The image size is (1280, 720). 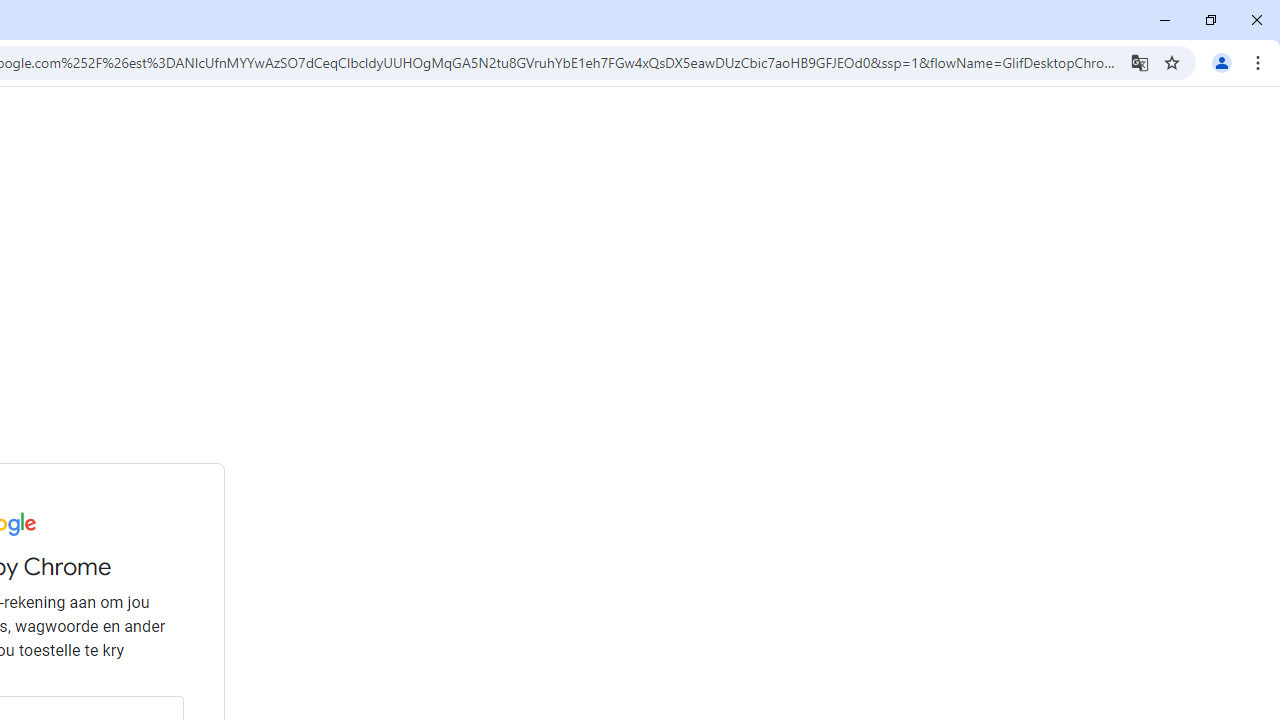 I want to click on 'Translate this page', so click(x=1139, y=61).